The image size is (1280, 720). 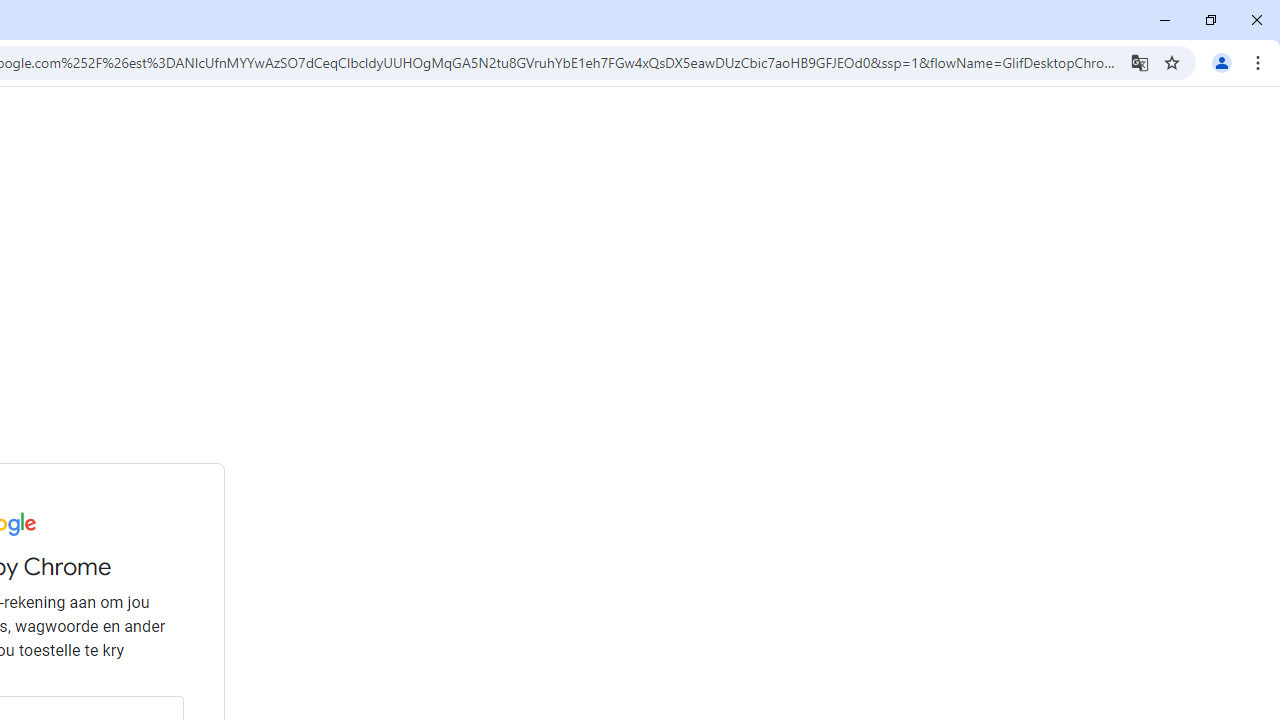 I want to click on 'Translate this page', so click(x=1139, y=61).